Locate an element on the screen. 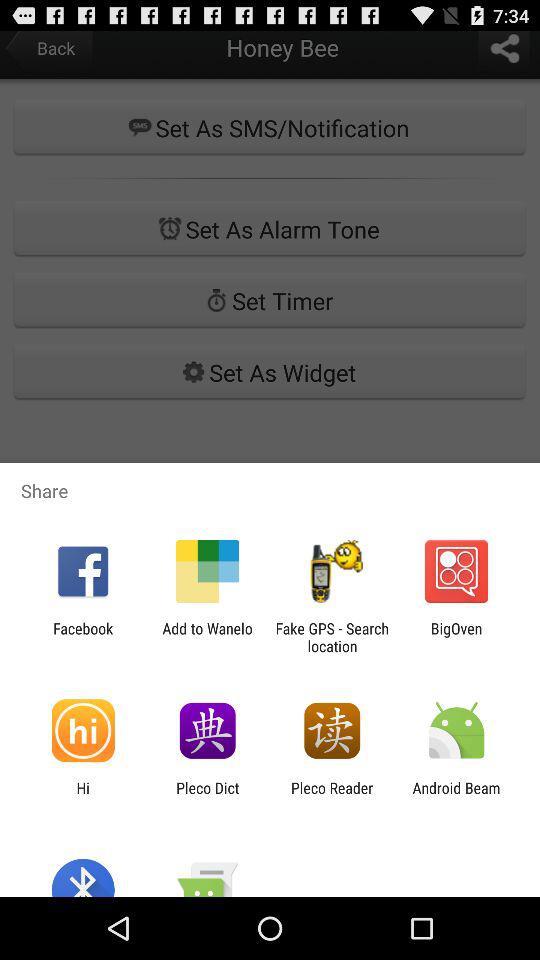  icon next to fake gps search is located at coordinates (456, 636).